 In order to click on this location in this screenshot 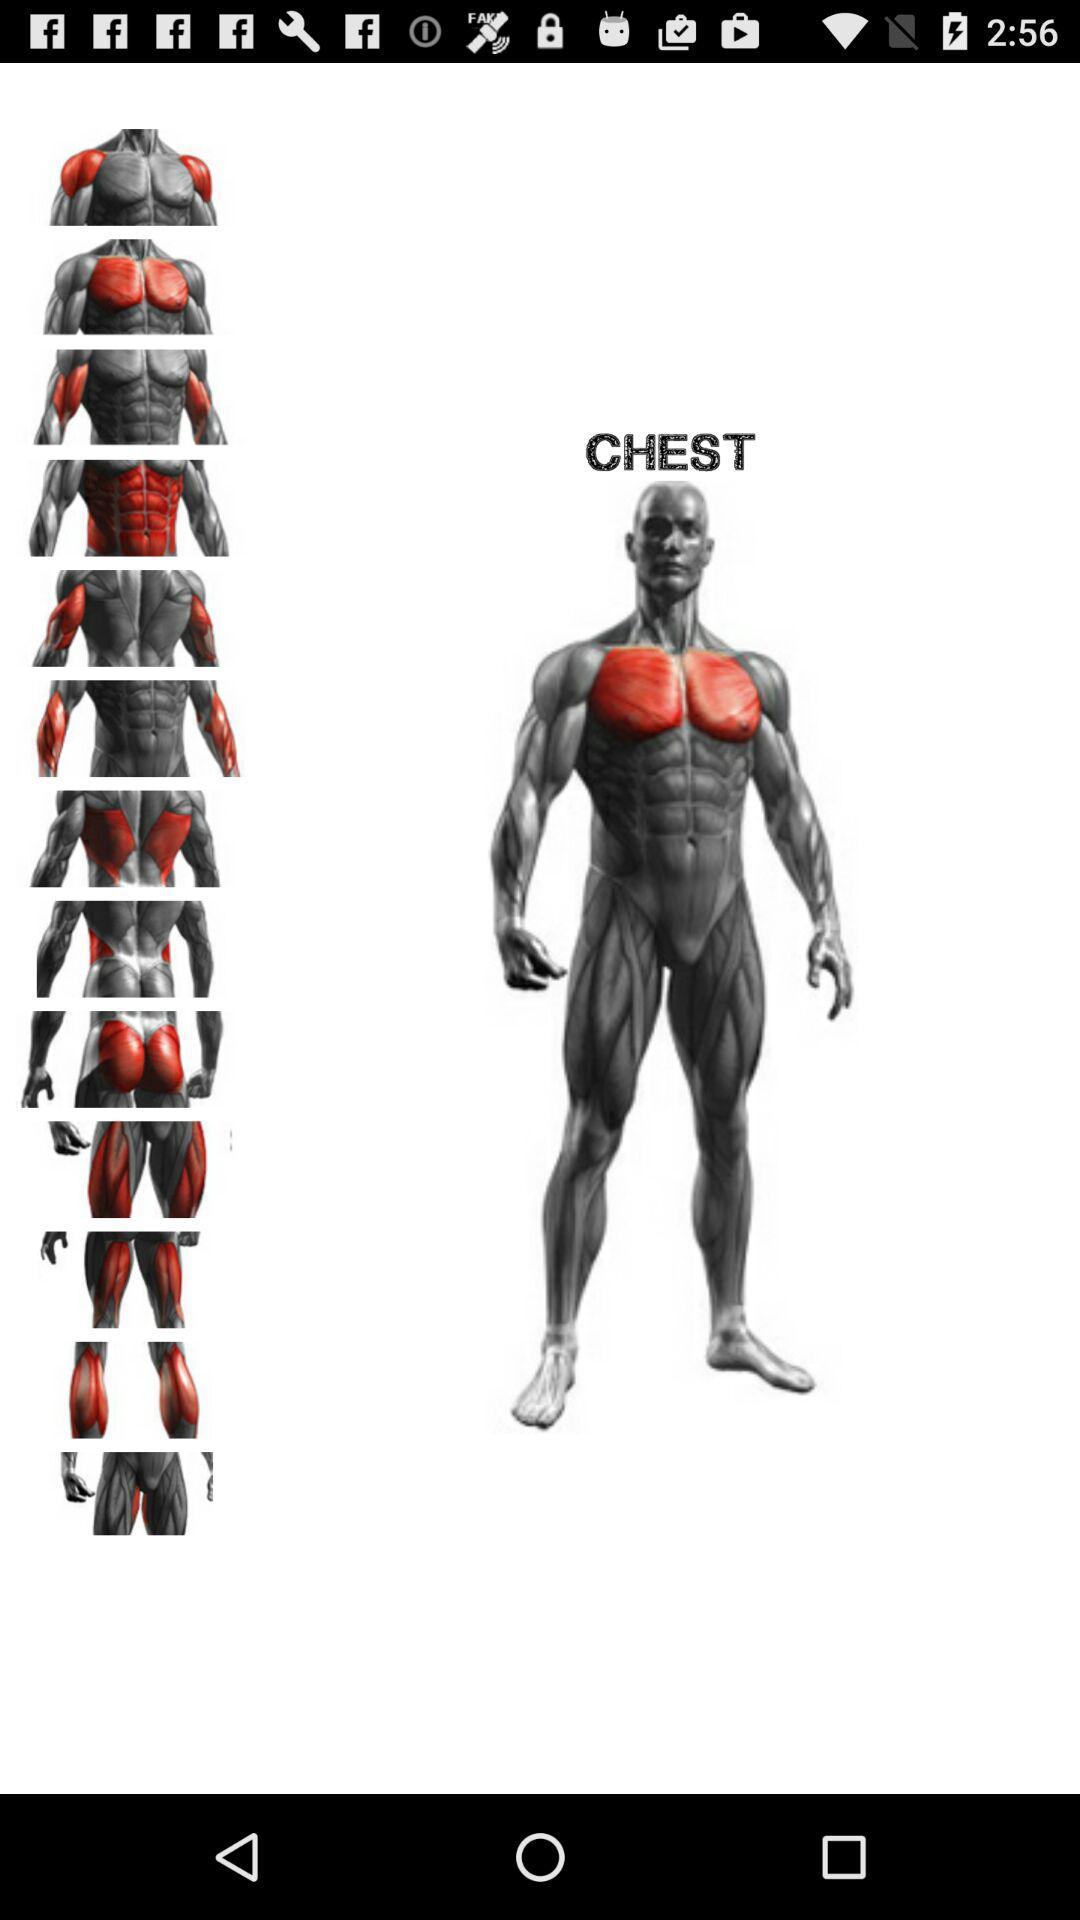, I will do `click(131, 832)`.